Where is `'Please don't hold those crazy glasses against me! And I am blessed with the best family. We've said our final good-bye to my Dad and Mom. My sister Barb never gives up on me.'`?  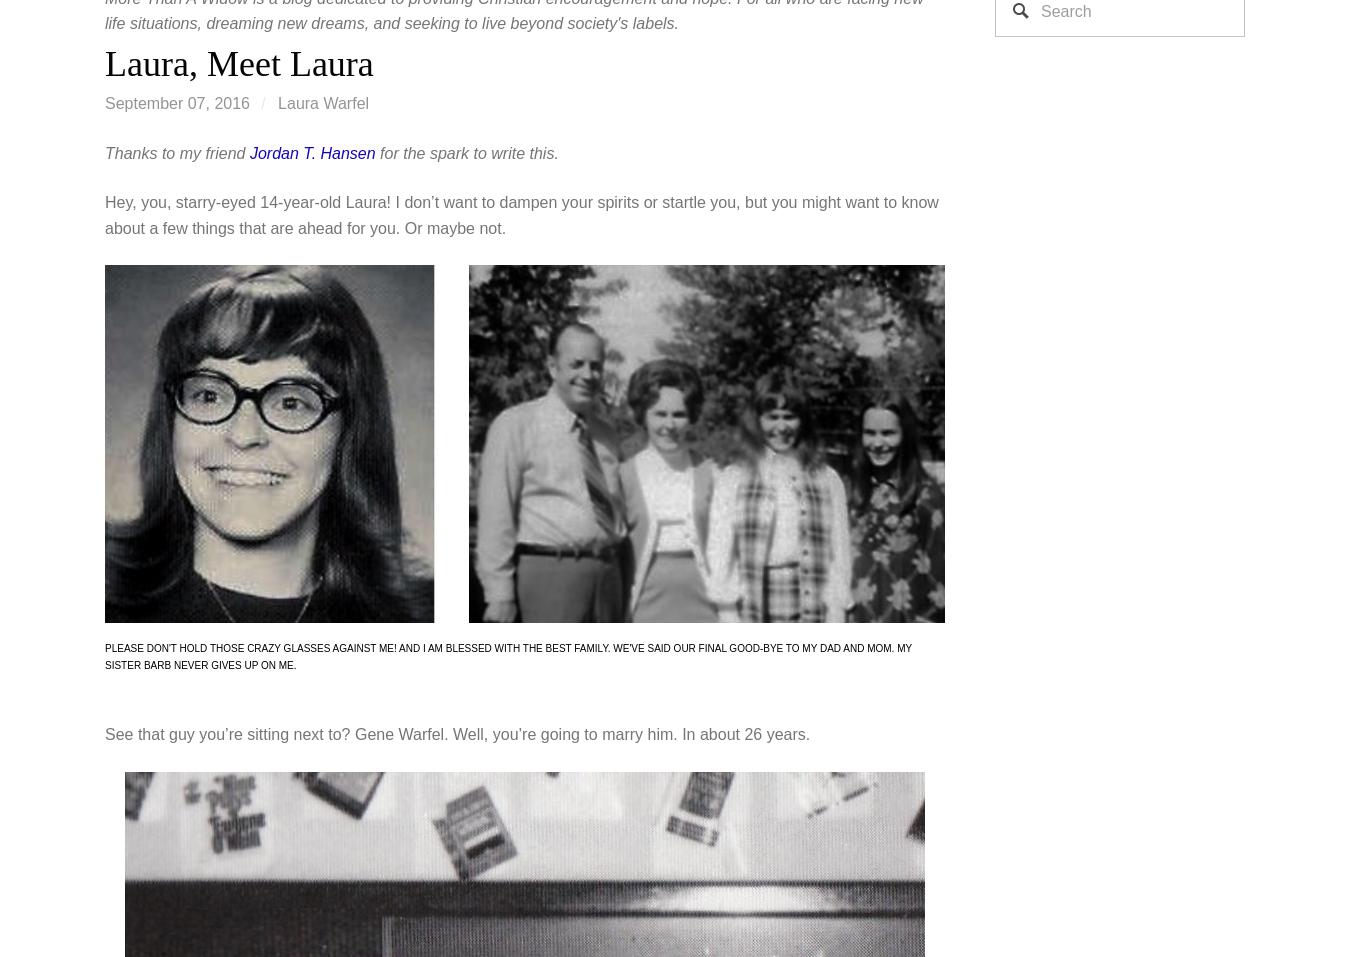 'Please don't hold those crazy glasses against me! And I am blessed with the best family. We've said our final good-bye to my Dad and Mom. My sister Barb never gives up on me.' is located at coordinates (507, 655).